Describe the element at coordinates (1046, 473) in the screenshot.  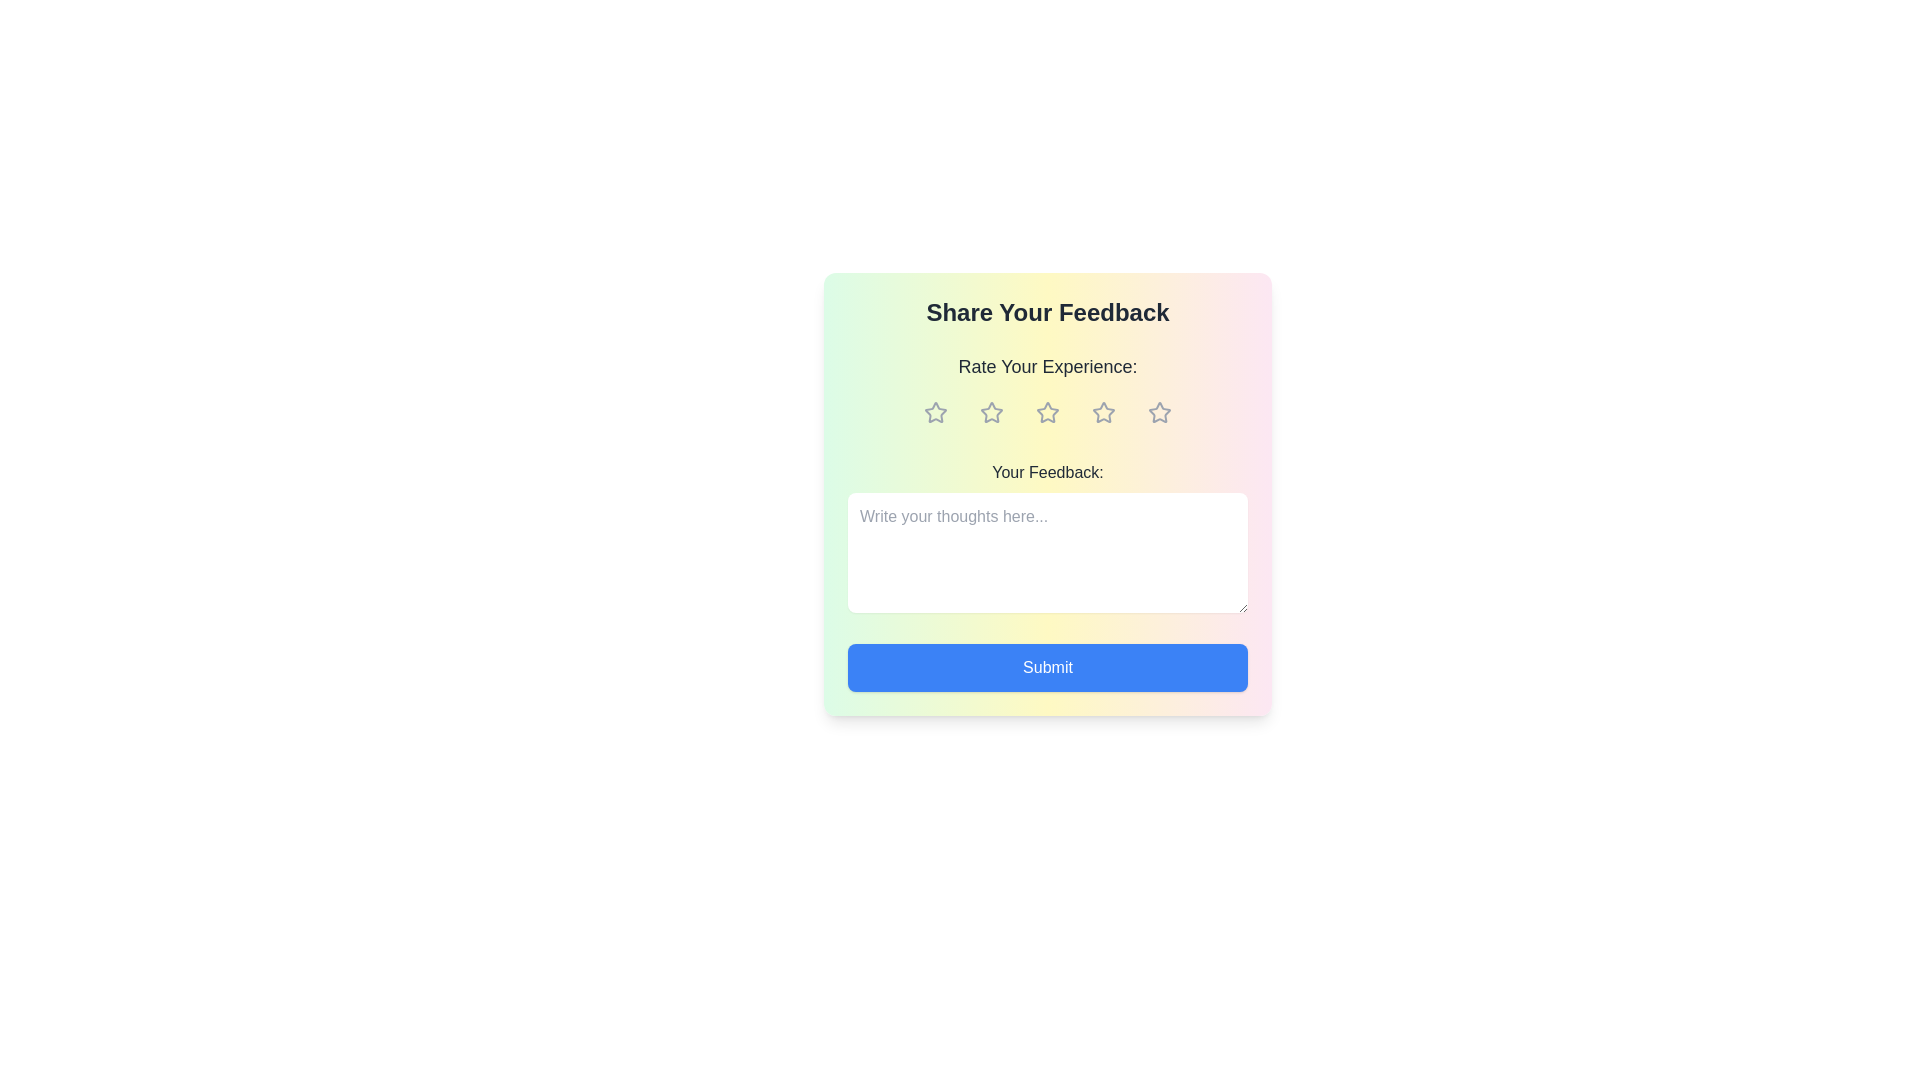
I see `the text label or heading that serves as a guide for the feedback text input area, located within the feedback form` at that location.